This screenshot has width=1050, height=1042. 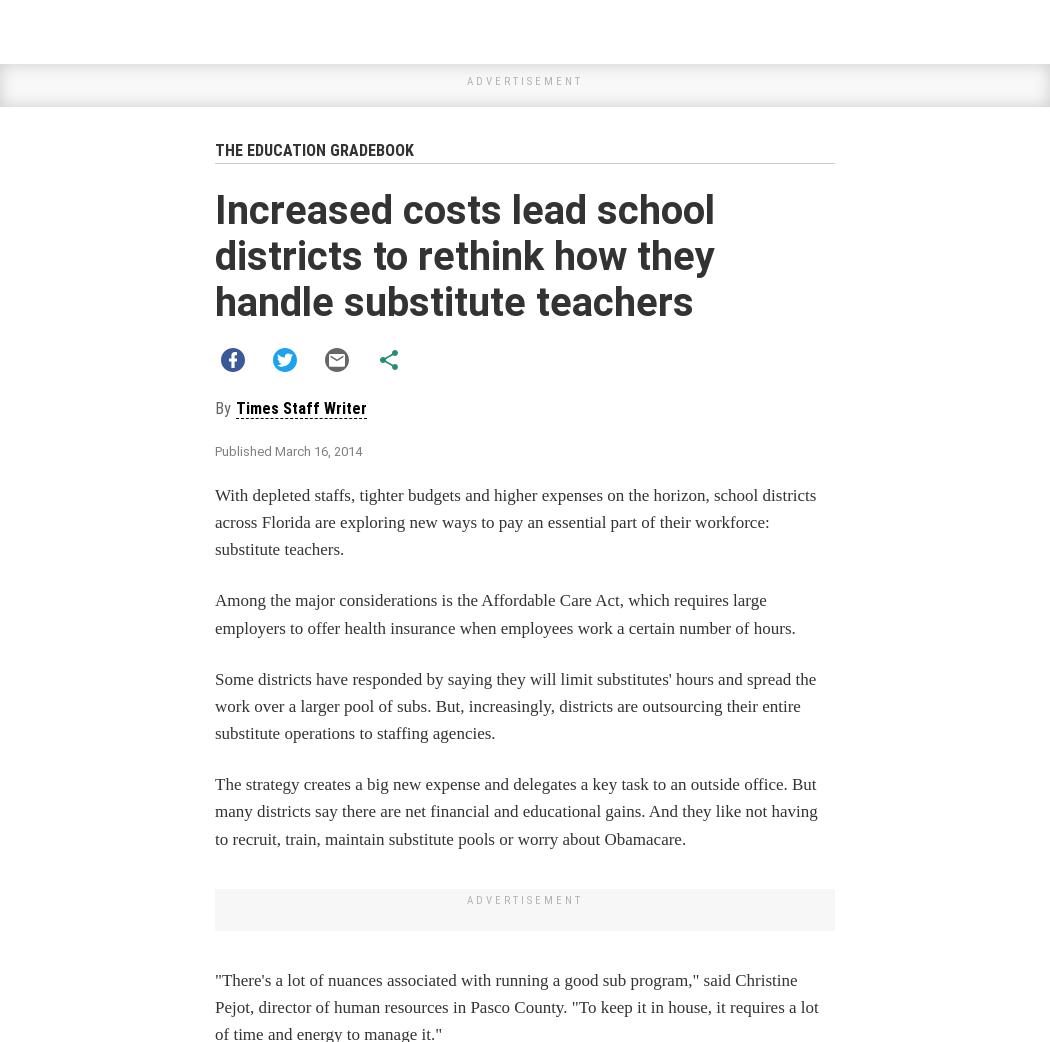 I want to click on 'MORE FOR YOU', so click(x=91, y=310).